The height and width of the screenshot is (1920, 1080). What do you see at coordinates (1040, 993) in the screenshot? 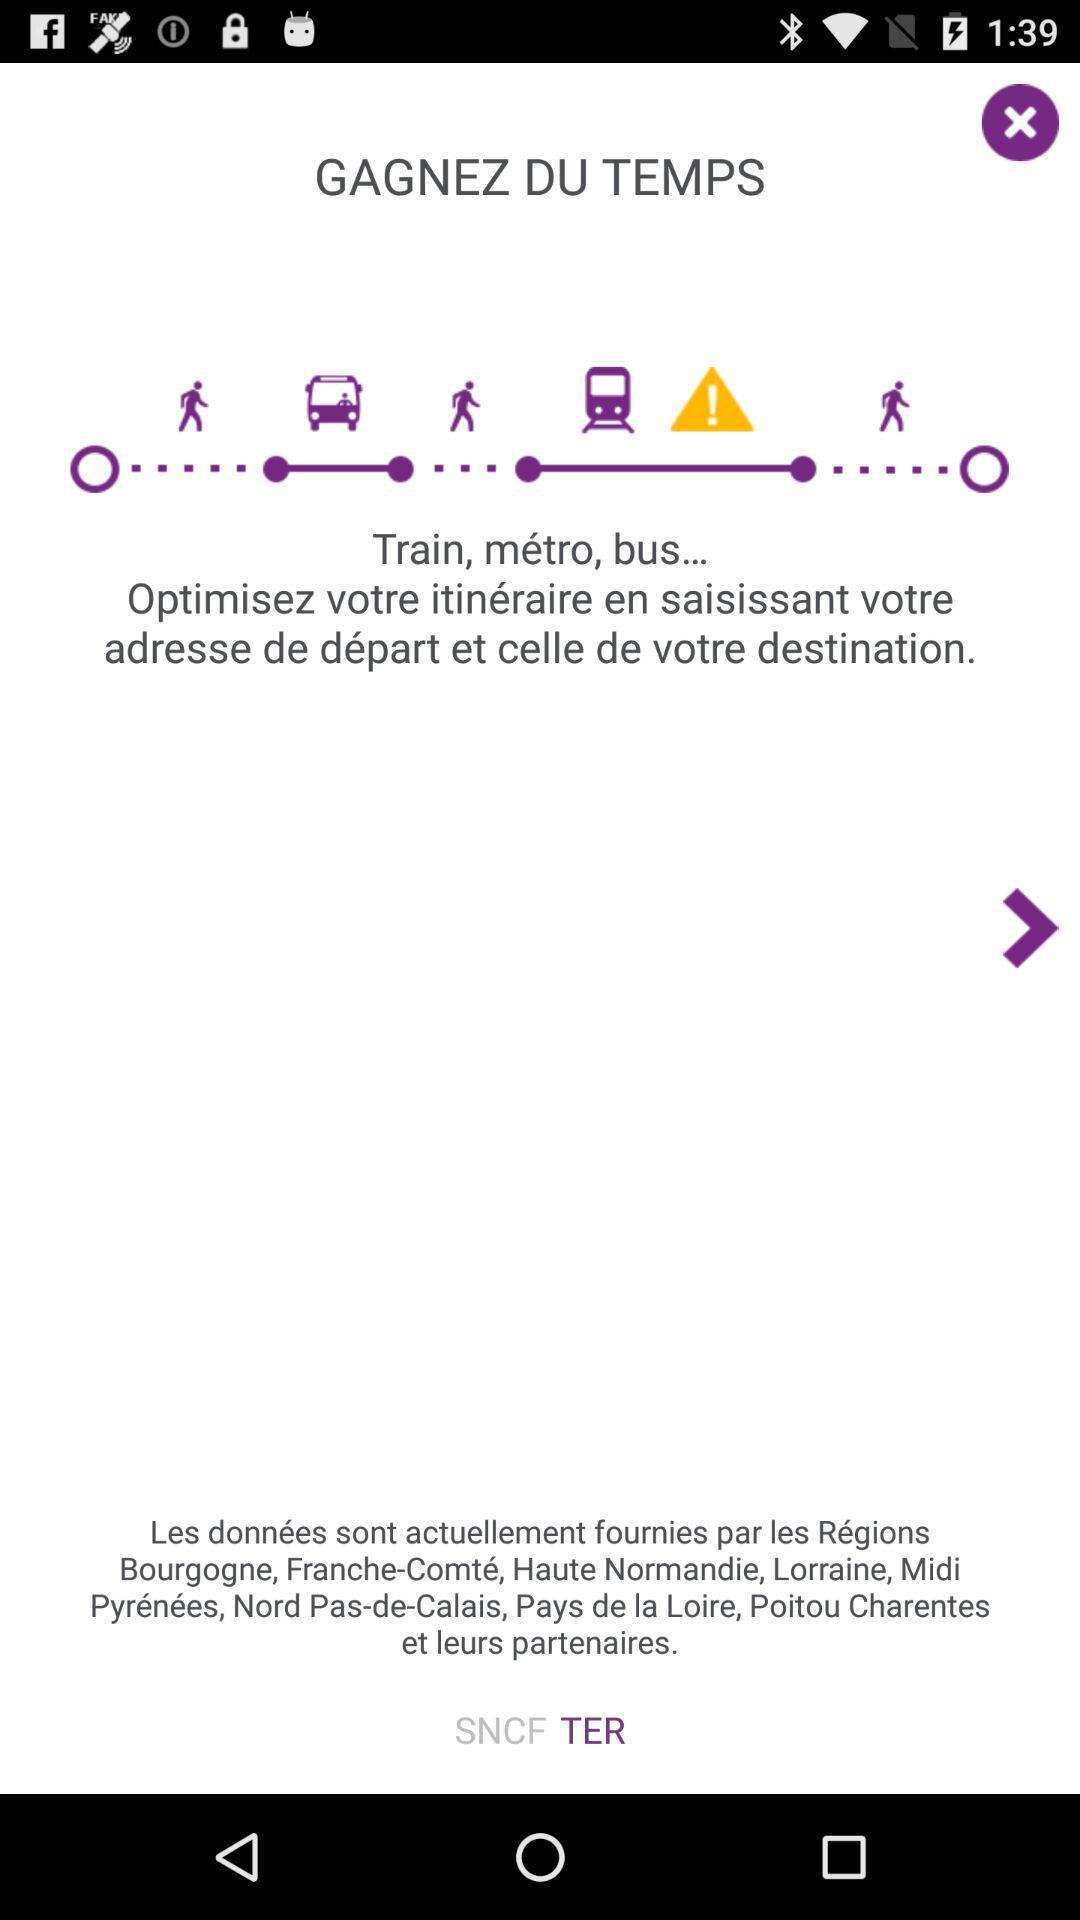
I see `the arrow_forward icon` at bounding box center [1040, 993].